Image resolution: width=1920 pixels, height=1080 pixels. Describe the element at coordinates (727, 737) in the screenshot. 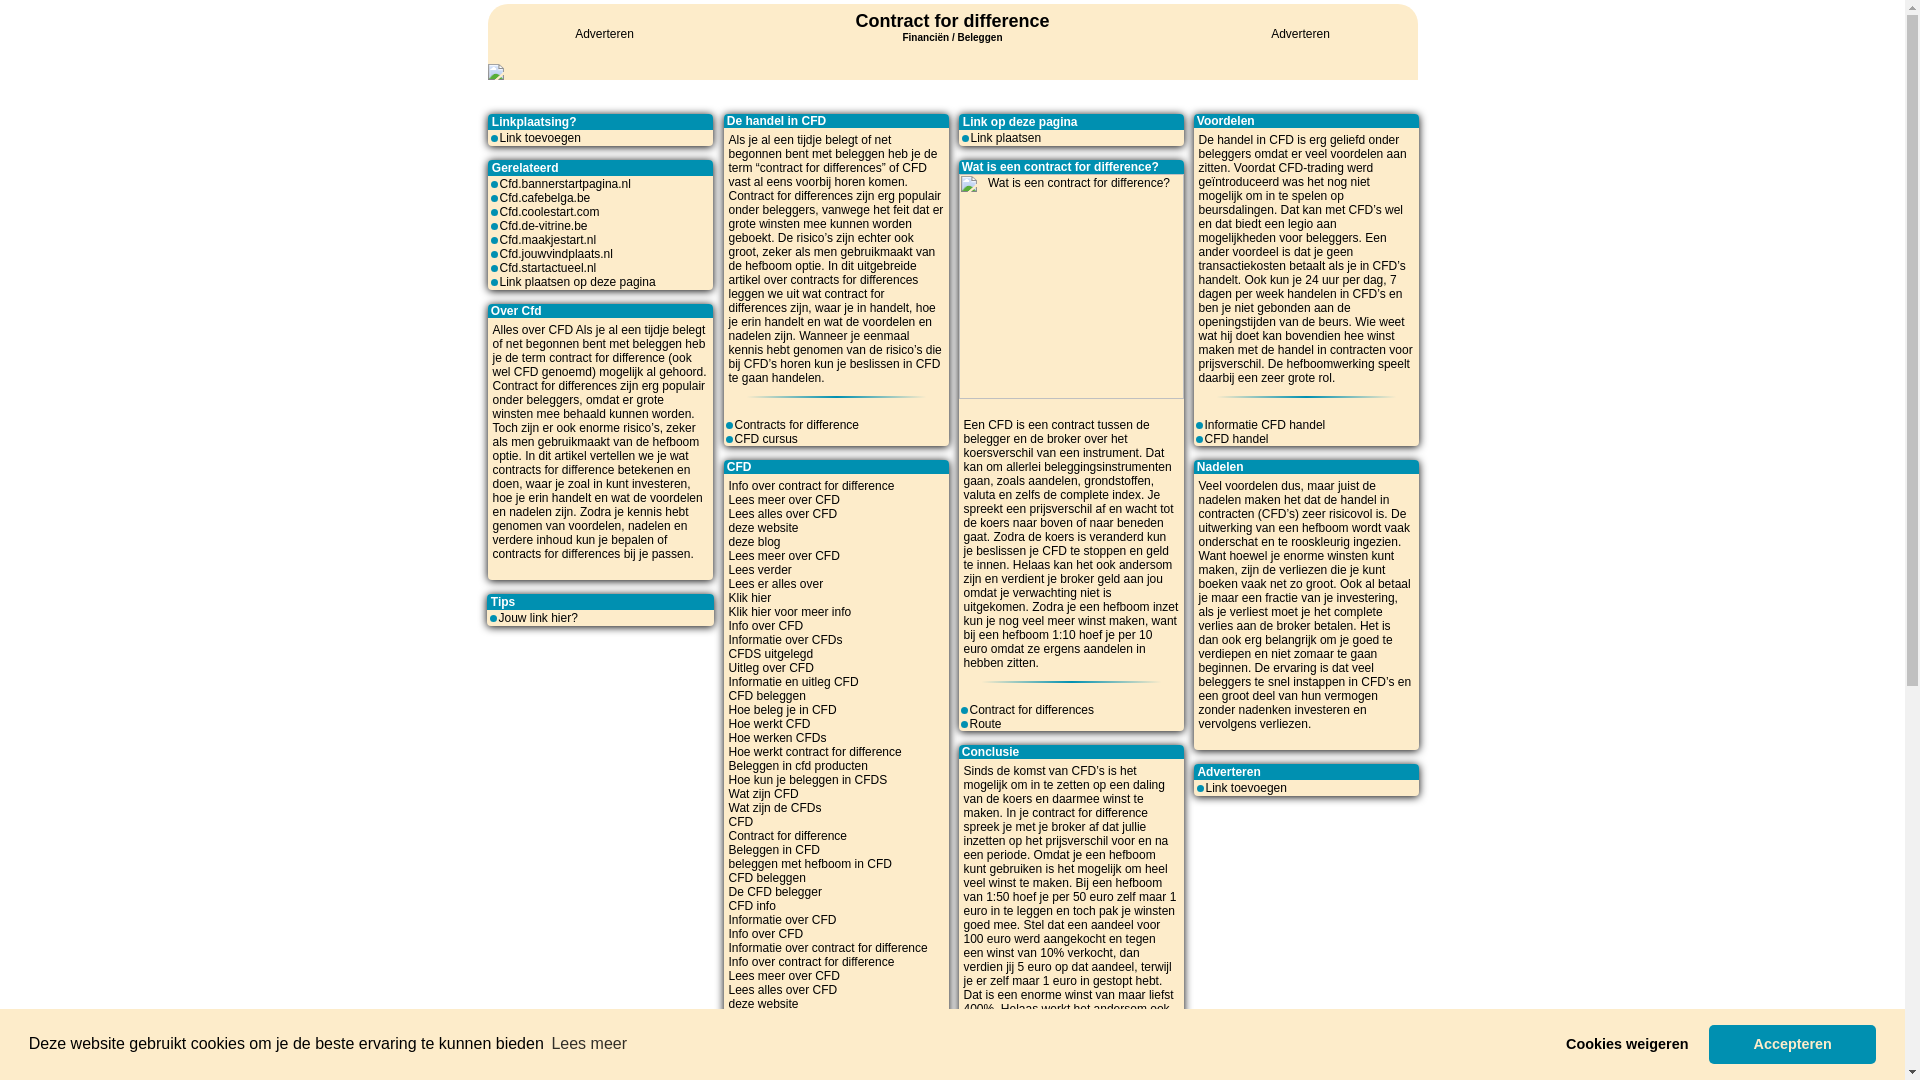

I see `'Hoe werken CFDs'` at that location.